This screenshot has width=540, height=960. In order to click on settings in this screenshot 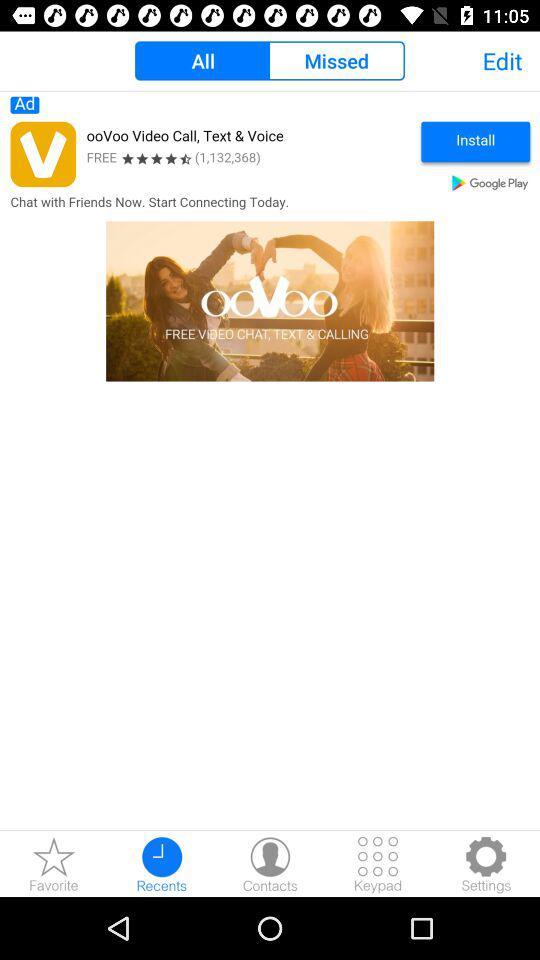, I will do `click(485, 863)`.